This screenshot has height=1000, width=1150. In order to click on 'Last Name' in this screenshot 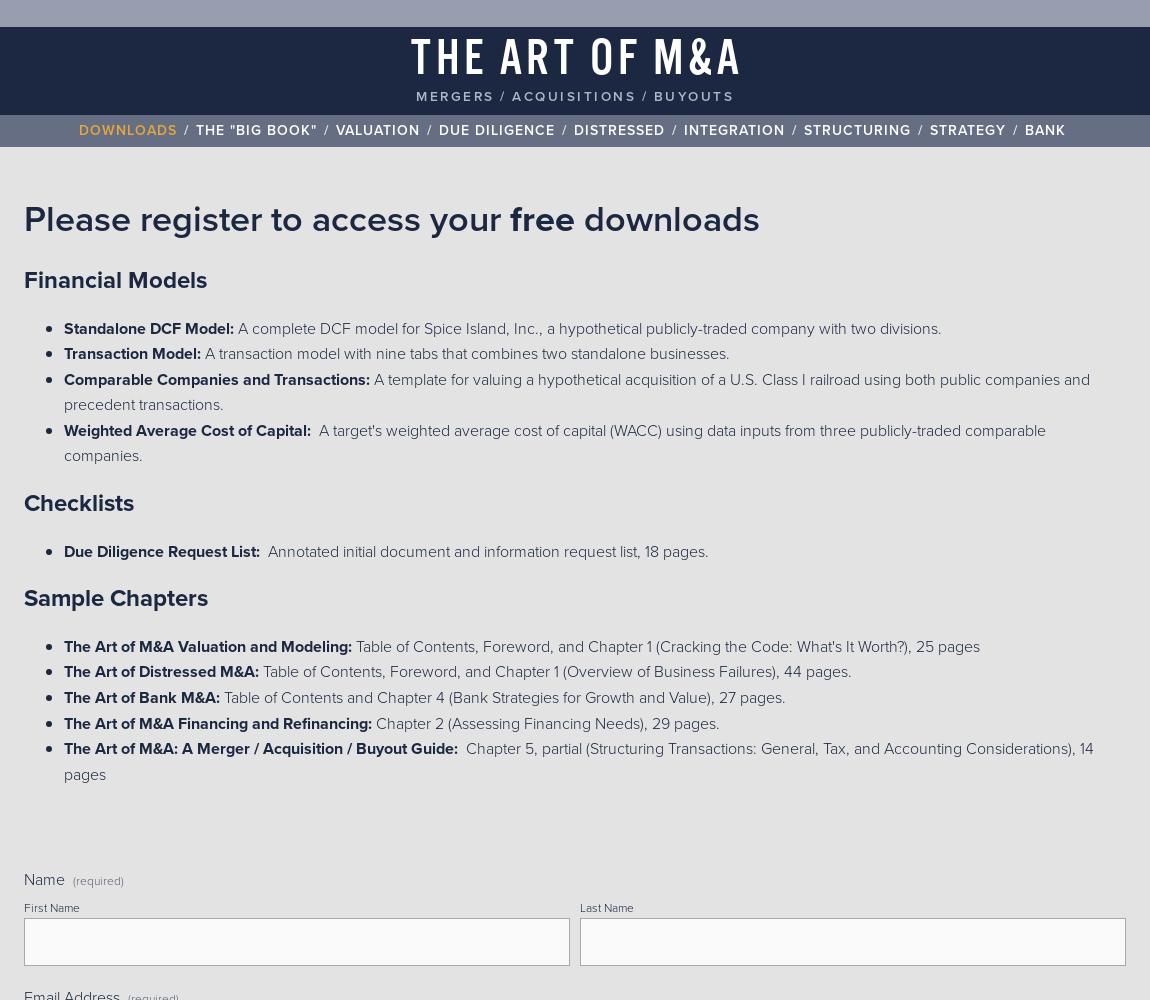, I will do `click(578, 907)`.